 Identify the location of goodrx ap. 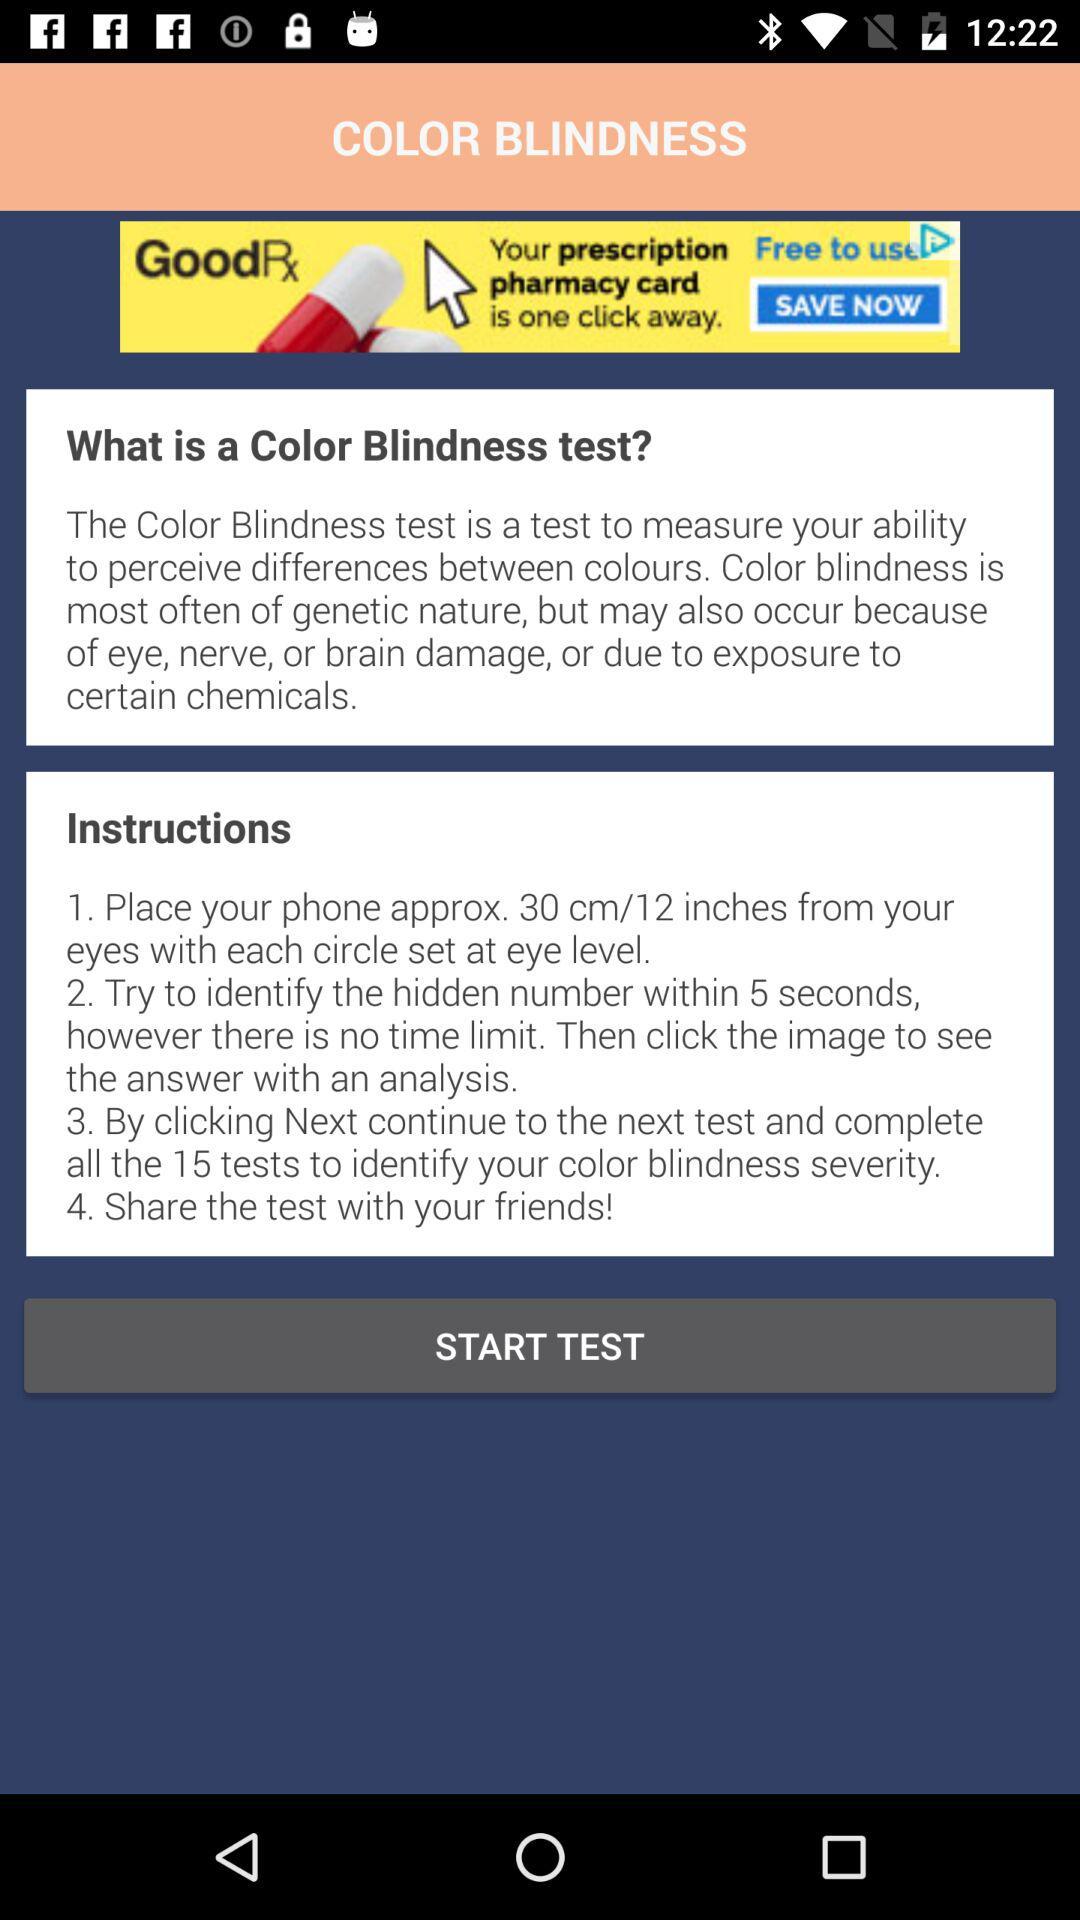
(540, 285).